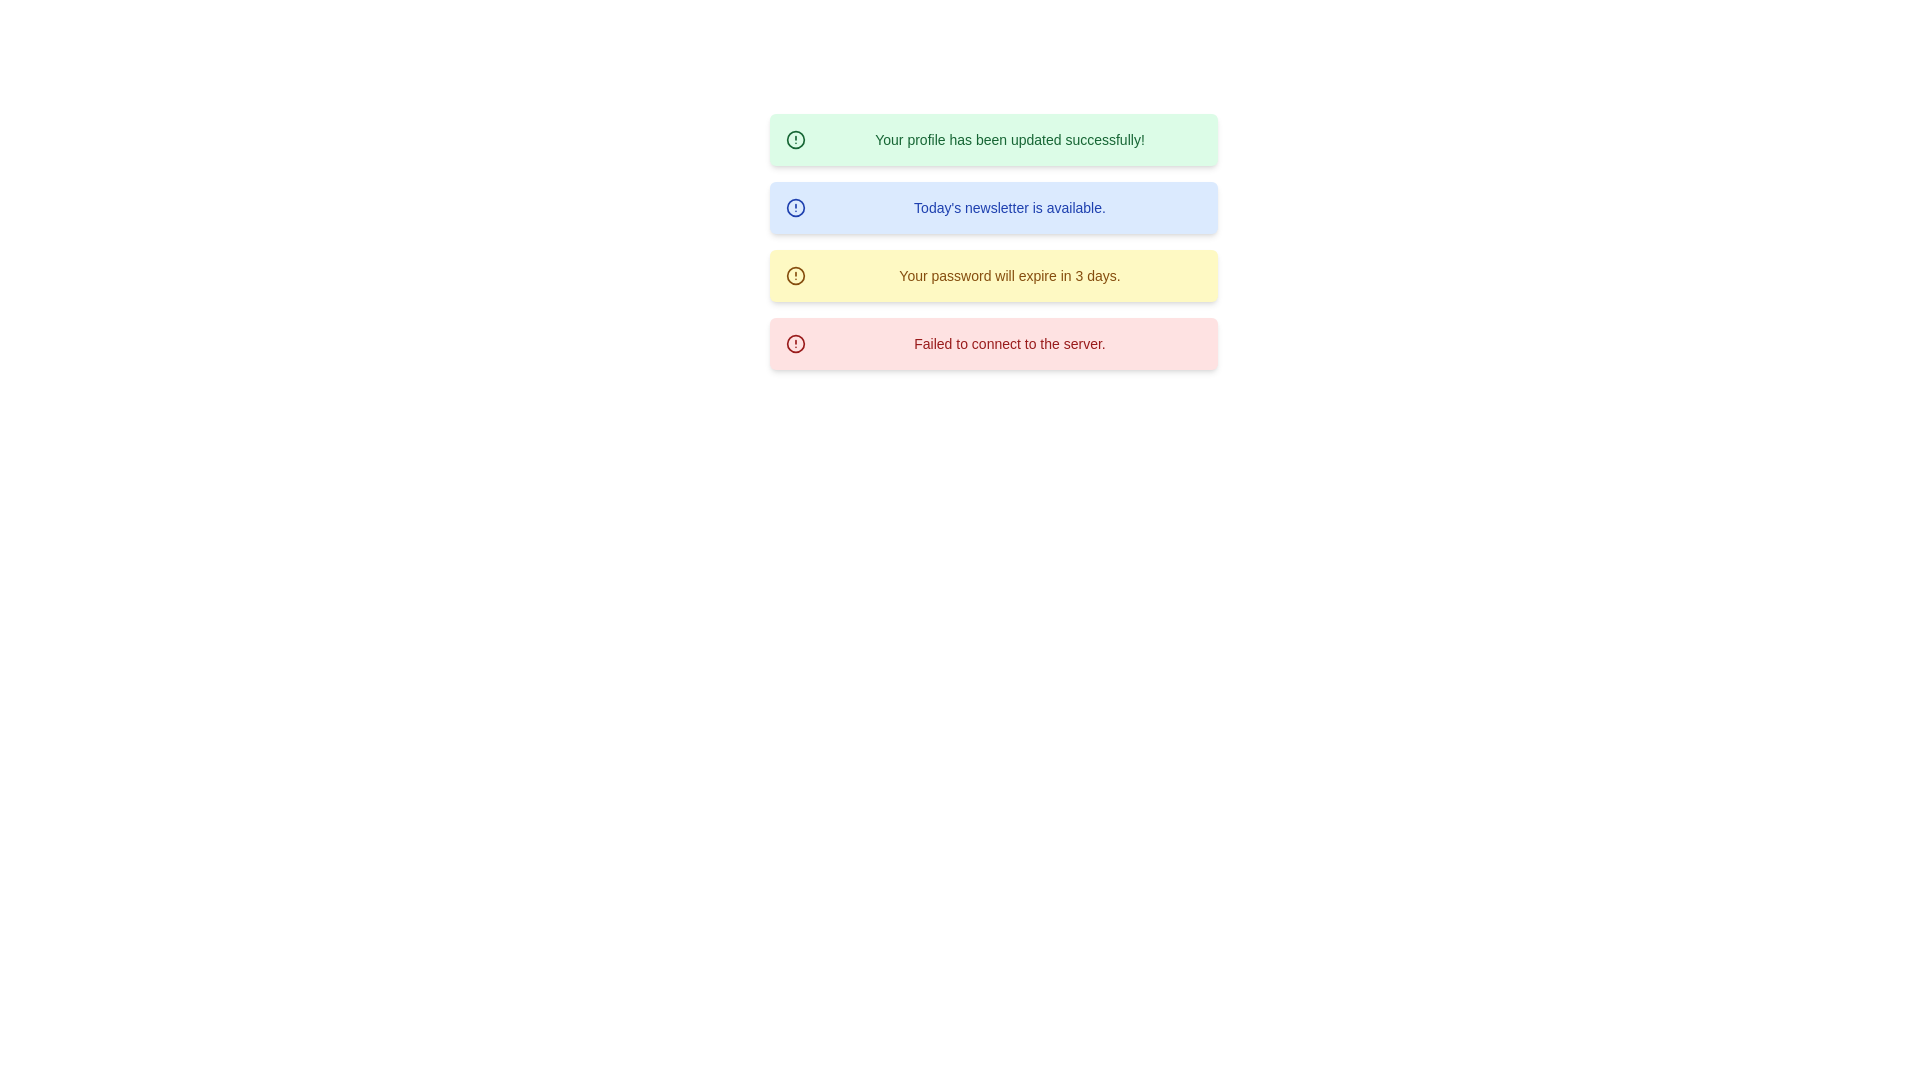  I want to click on the circular graphical component representing a warning or alert, located on the left side of the red message block indicating an error, so click(795, 342).